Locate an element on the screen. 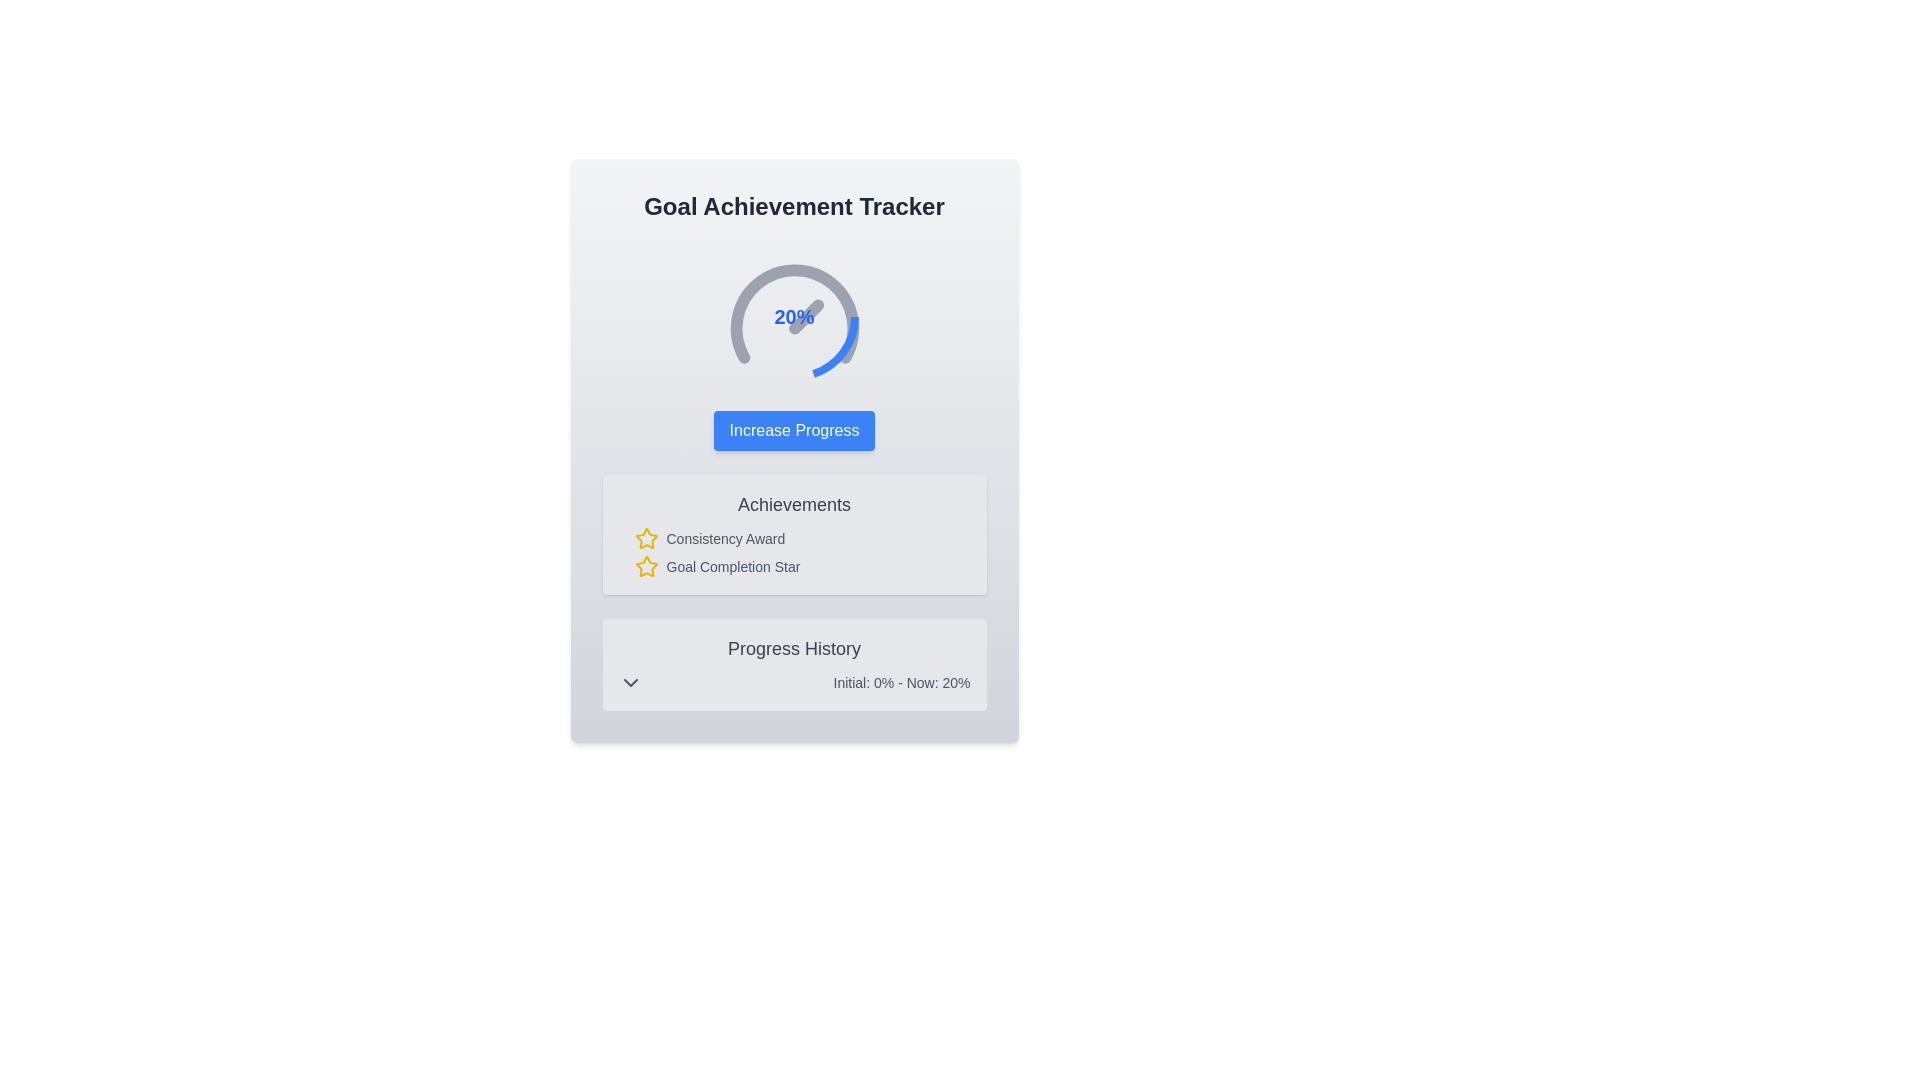  the first list item in the 'Achievements' section titled 'Consistency Award' is located at coordinates (793, 552).